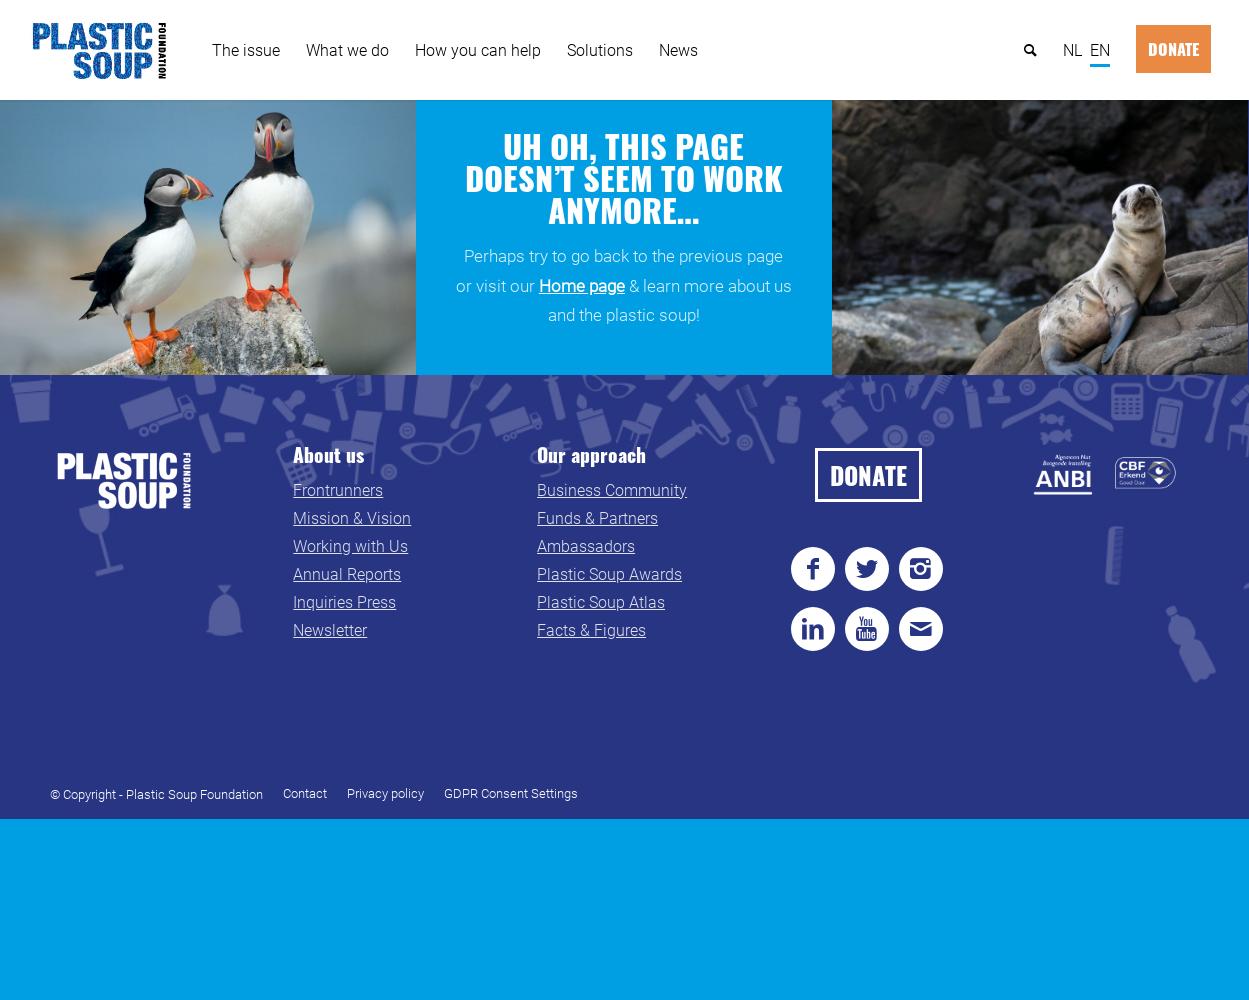  What do you see at coordinates (1173, 49) in the screenshot?
I see `'Donate'` at bounding box center [1173, 49].